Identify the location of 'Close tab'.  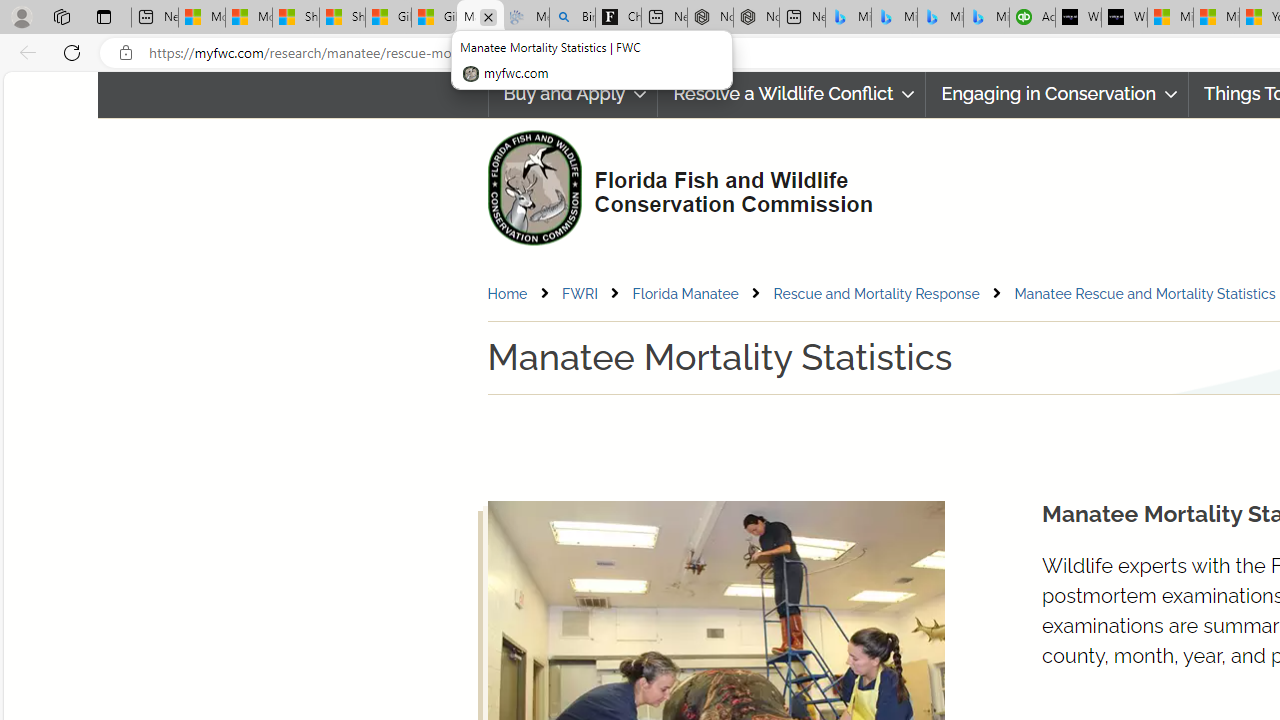
(488, 17).